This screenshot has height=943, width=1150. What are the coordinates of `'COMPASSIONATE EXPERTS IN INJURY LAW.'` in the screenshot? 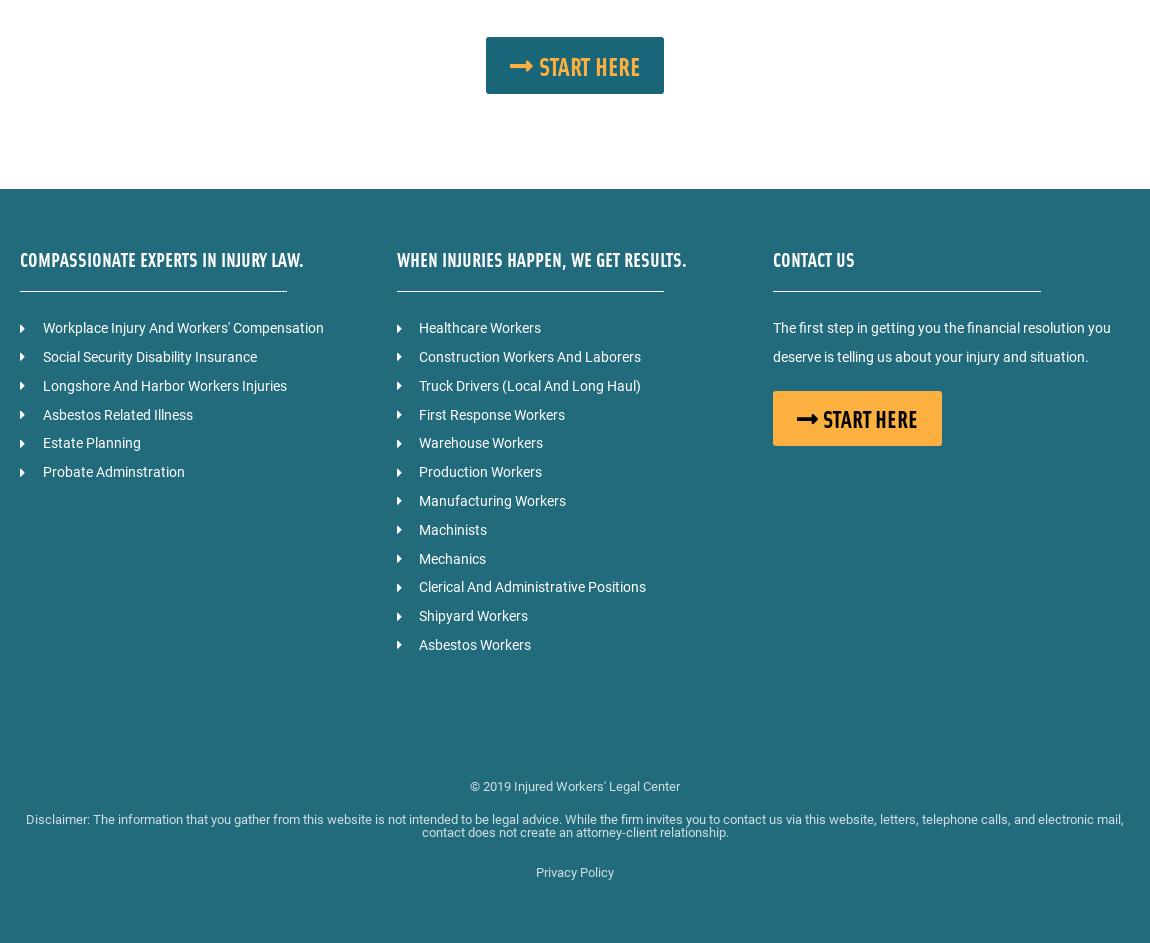 It's located at (161, 258).